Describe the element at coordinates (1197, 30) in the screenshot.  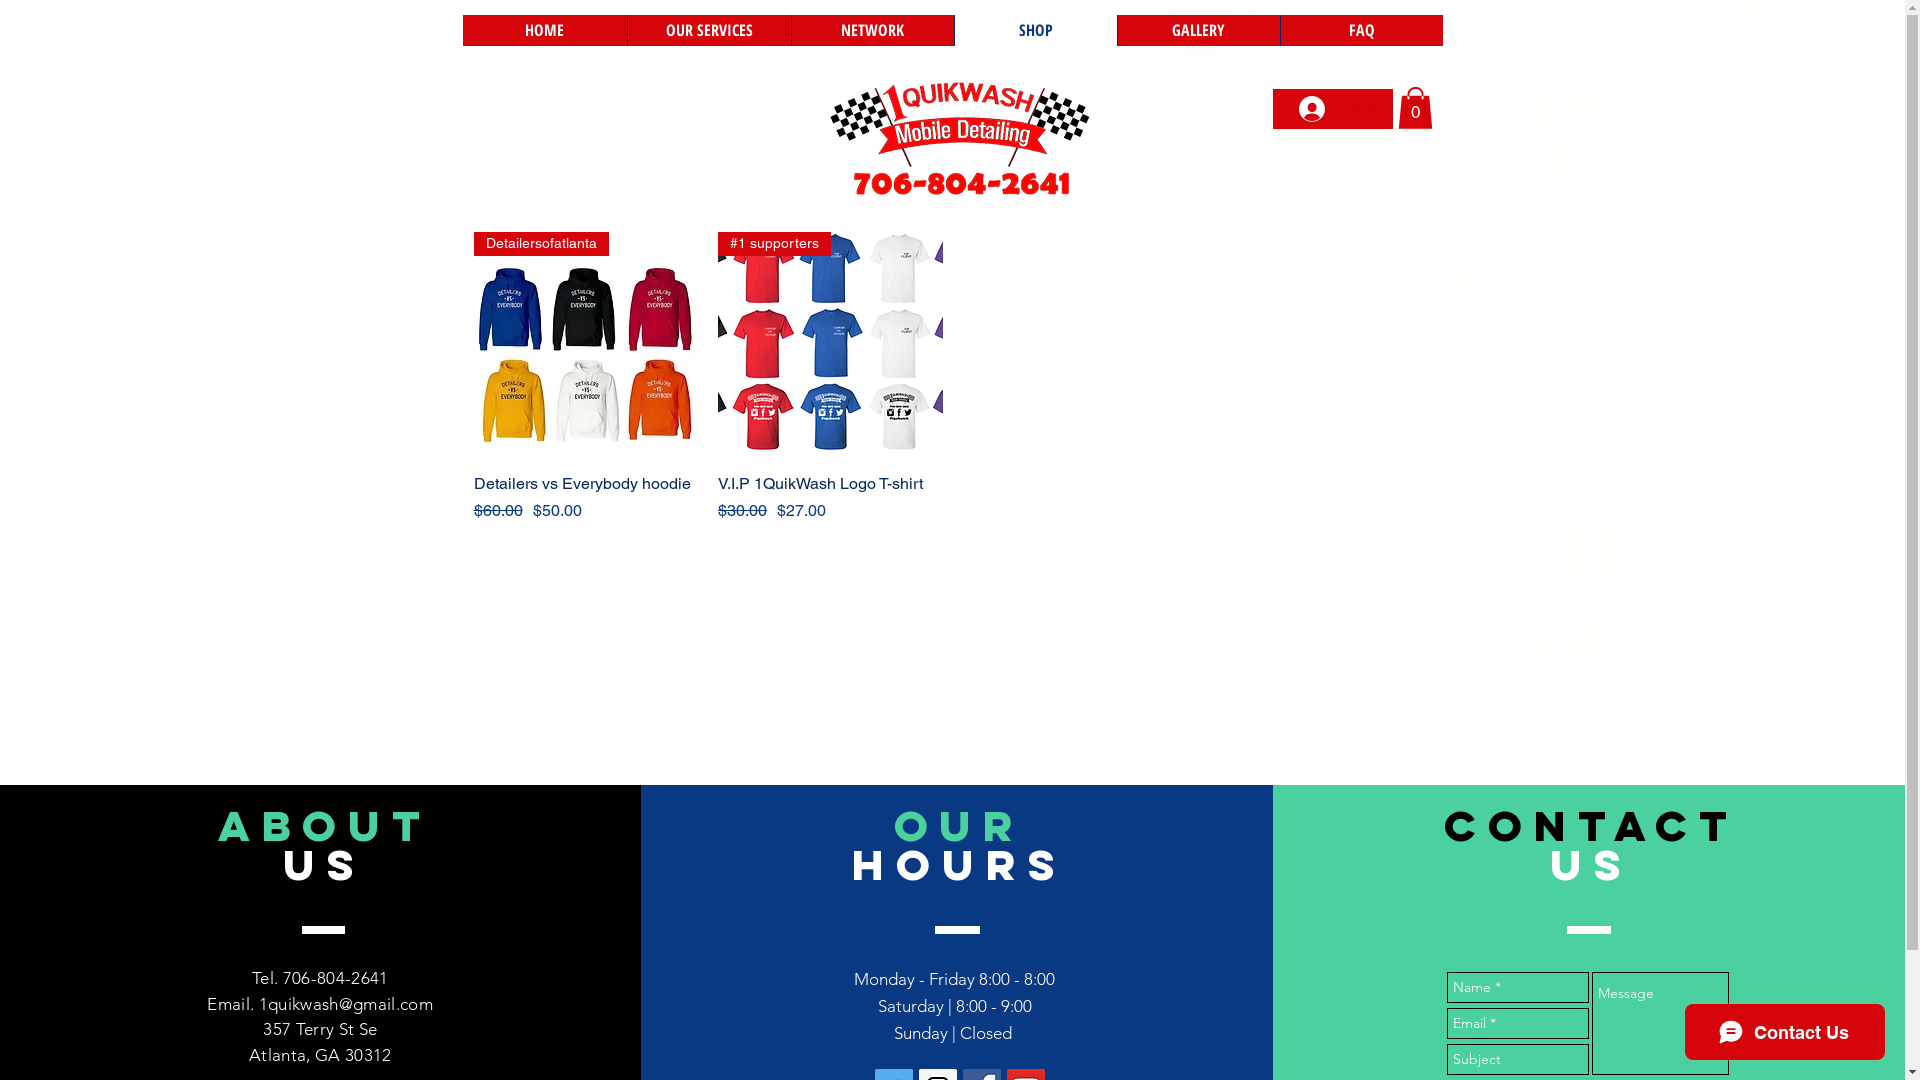
I see `'GALLERY'` at that location.